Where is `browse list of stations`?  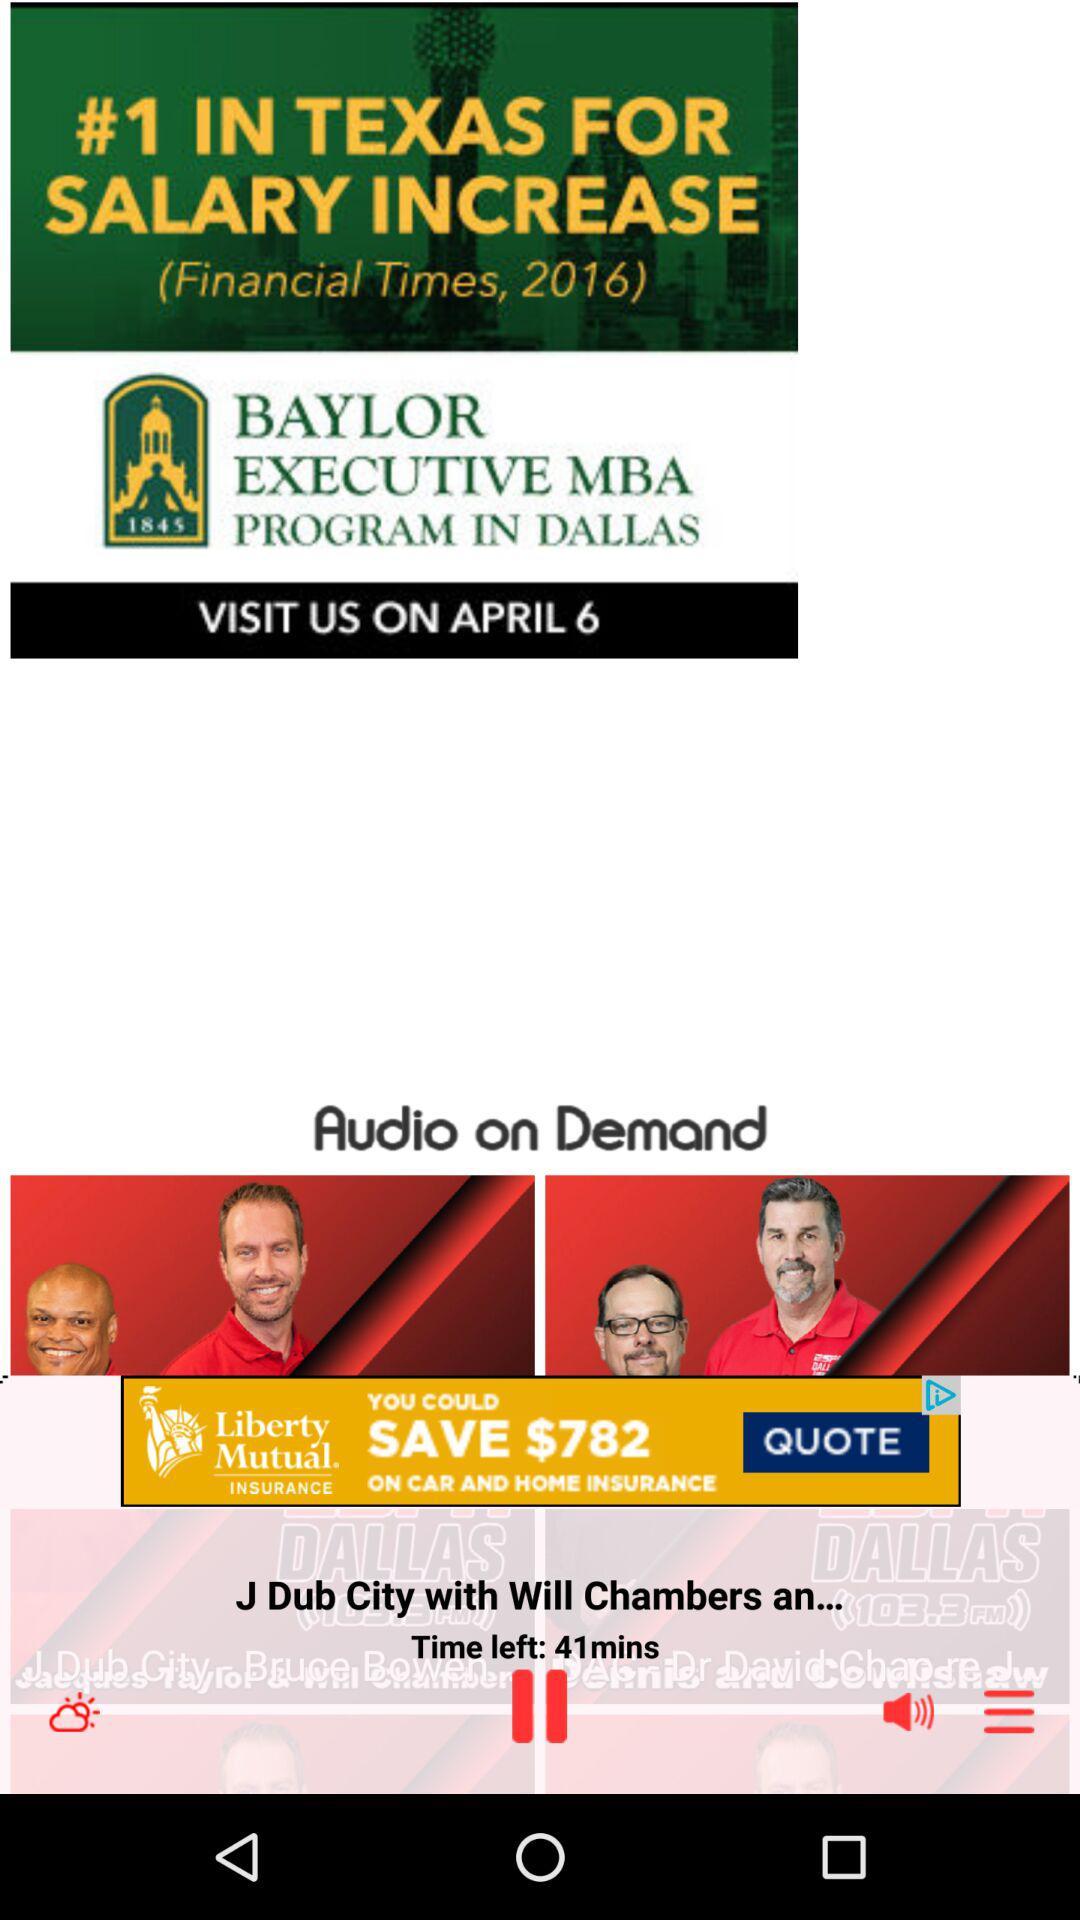
browse list of stations is located at coordinates (1009, 1710).